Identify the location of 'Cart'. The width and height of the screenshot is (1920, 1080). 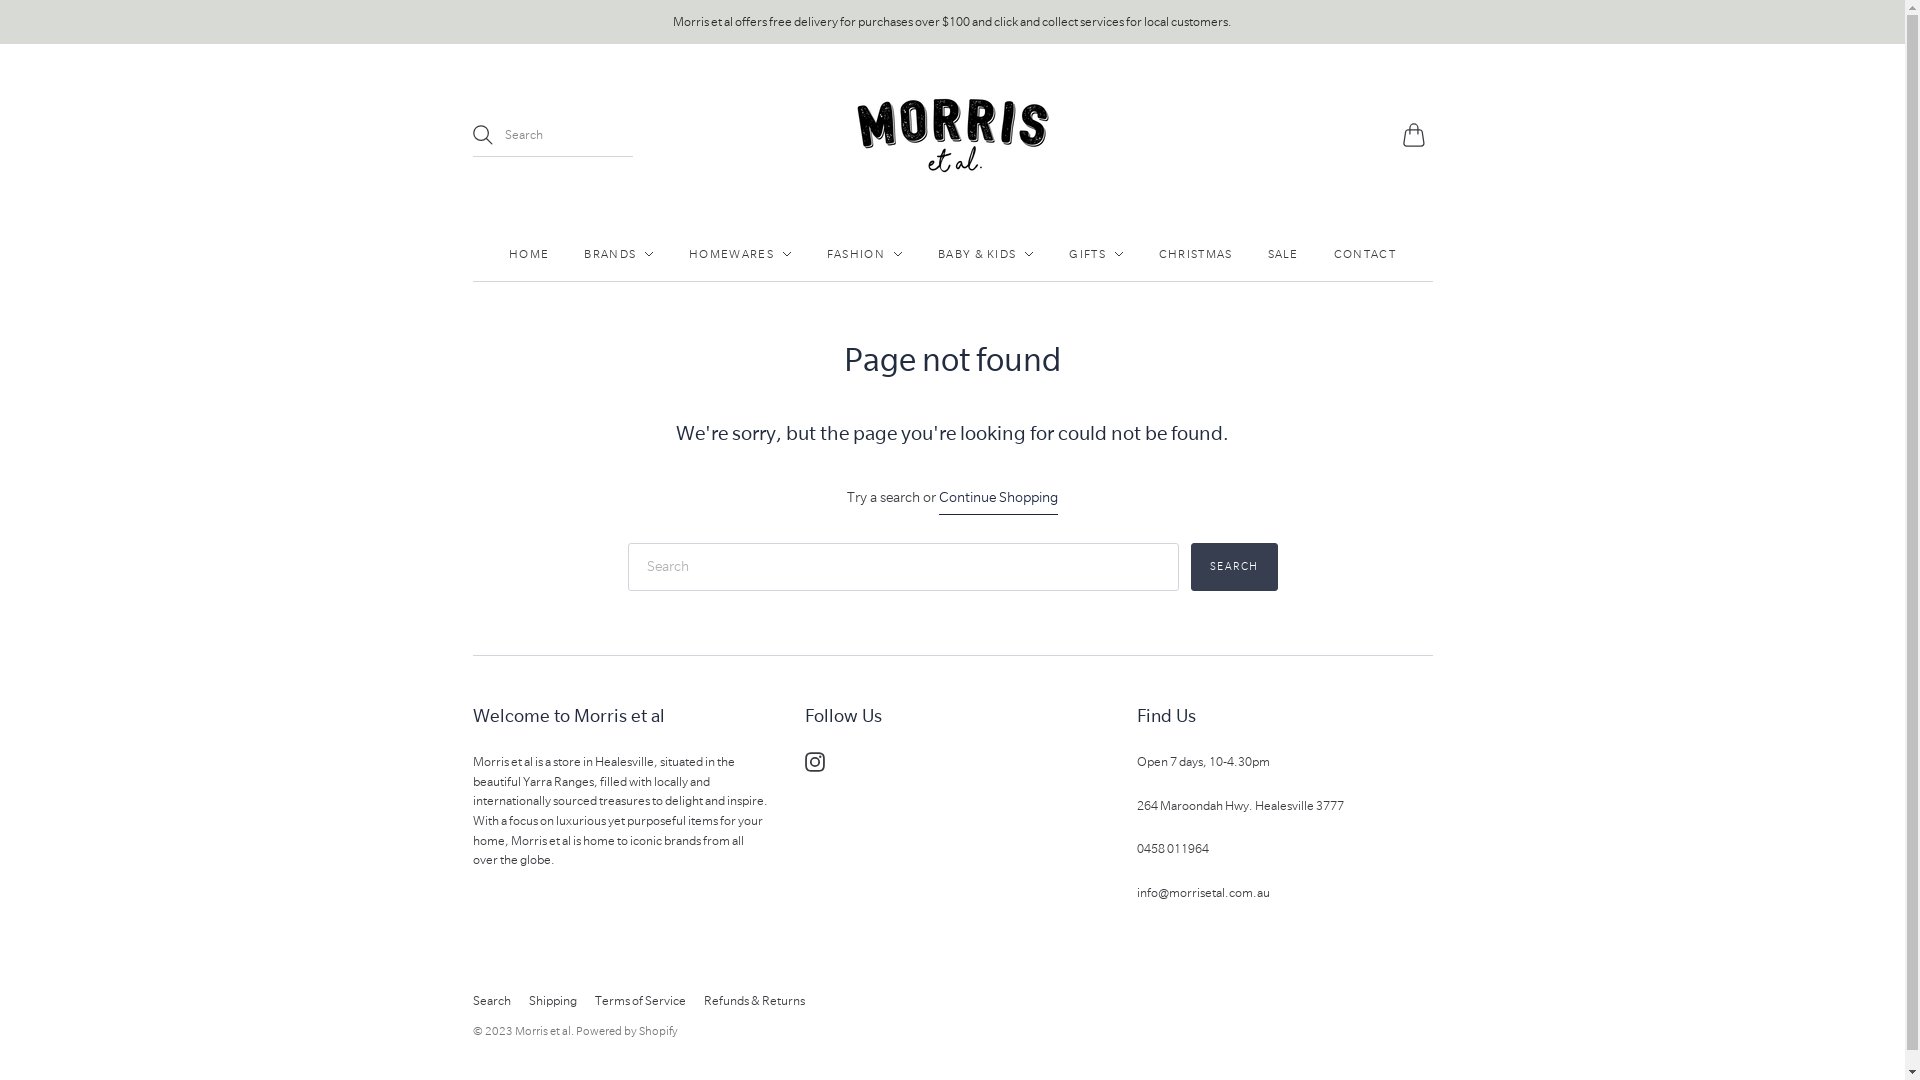
(1415, 135).